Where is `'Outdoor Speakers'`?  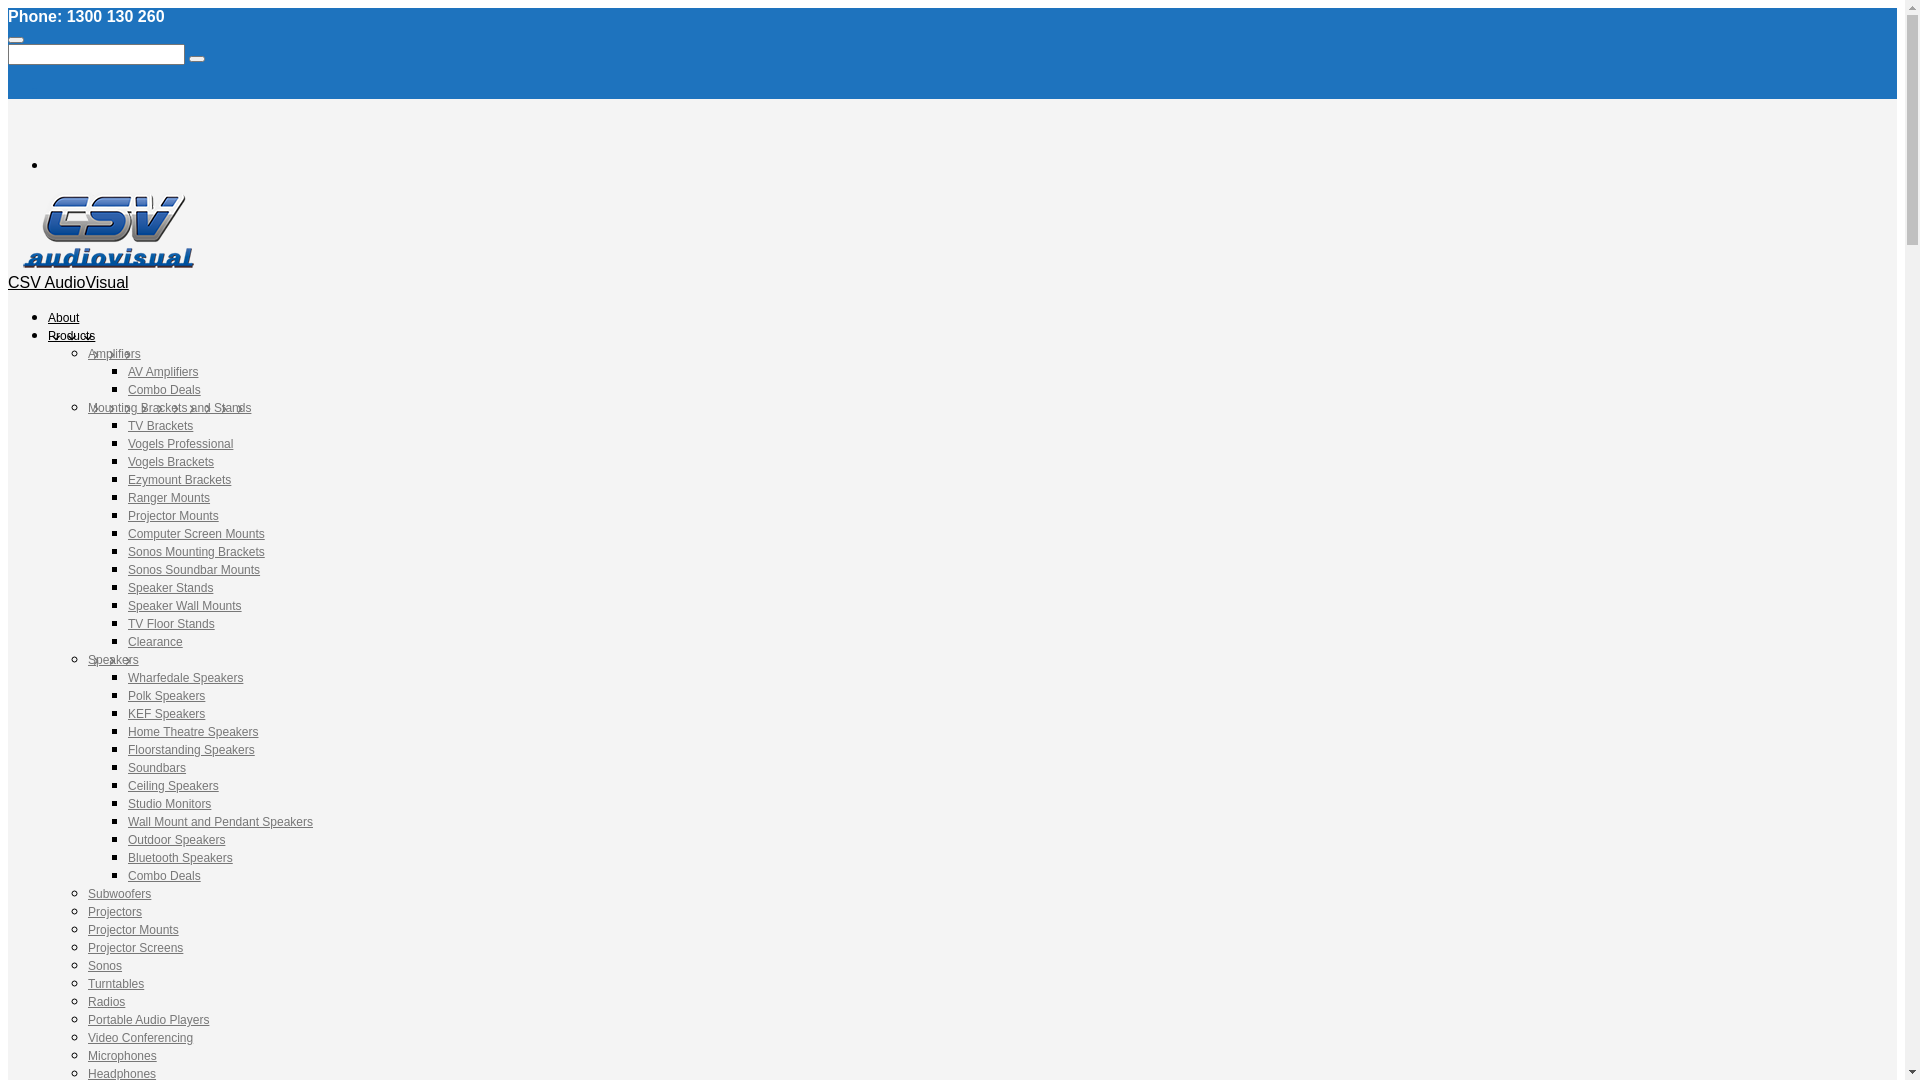 'Outdoor Speakers' is located at coordinates (176, 840).